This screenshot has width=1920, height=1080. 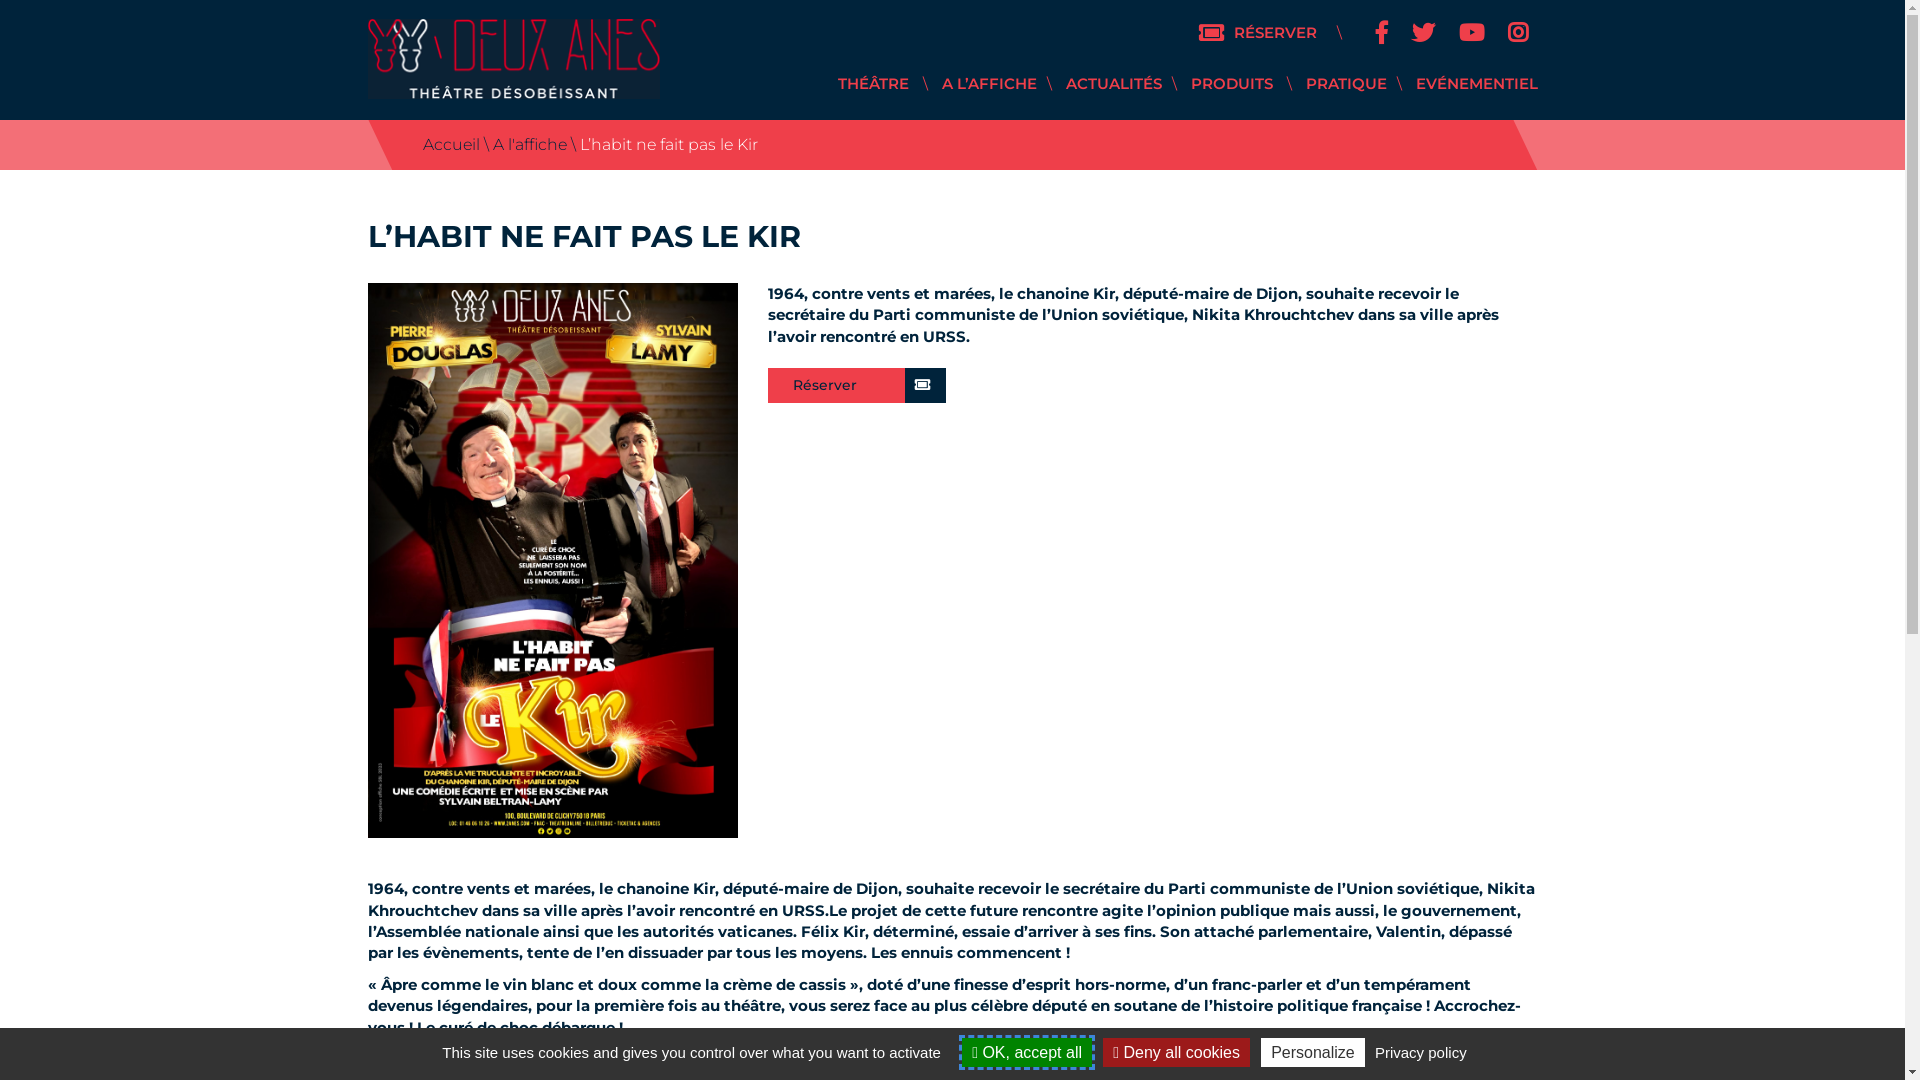 What do you see at coordinates (1419, 1051) in the screenshot?
I see `'Privacy policy'` at bounding box center [1419, 1051].